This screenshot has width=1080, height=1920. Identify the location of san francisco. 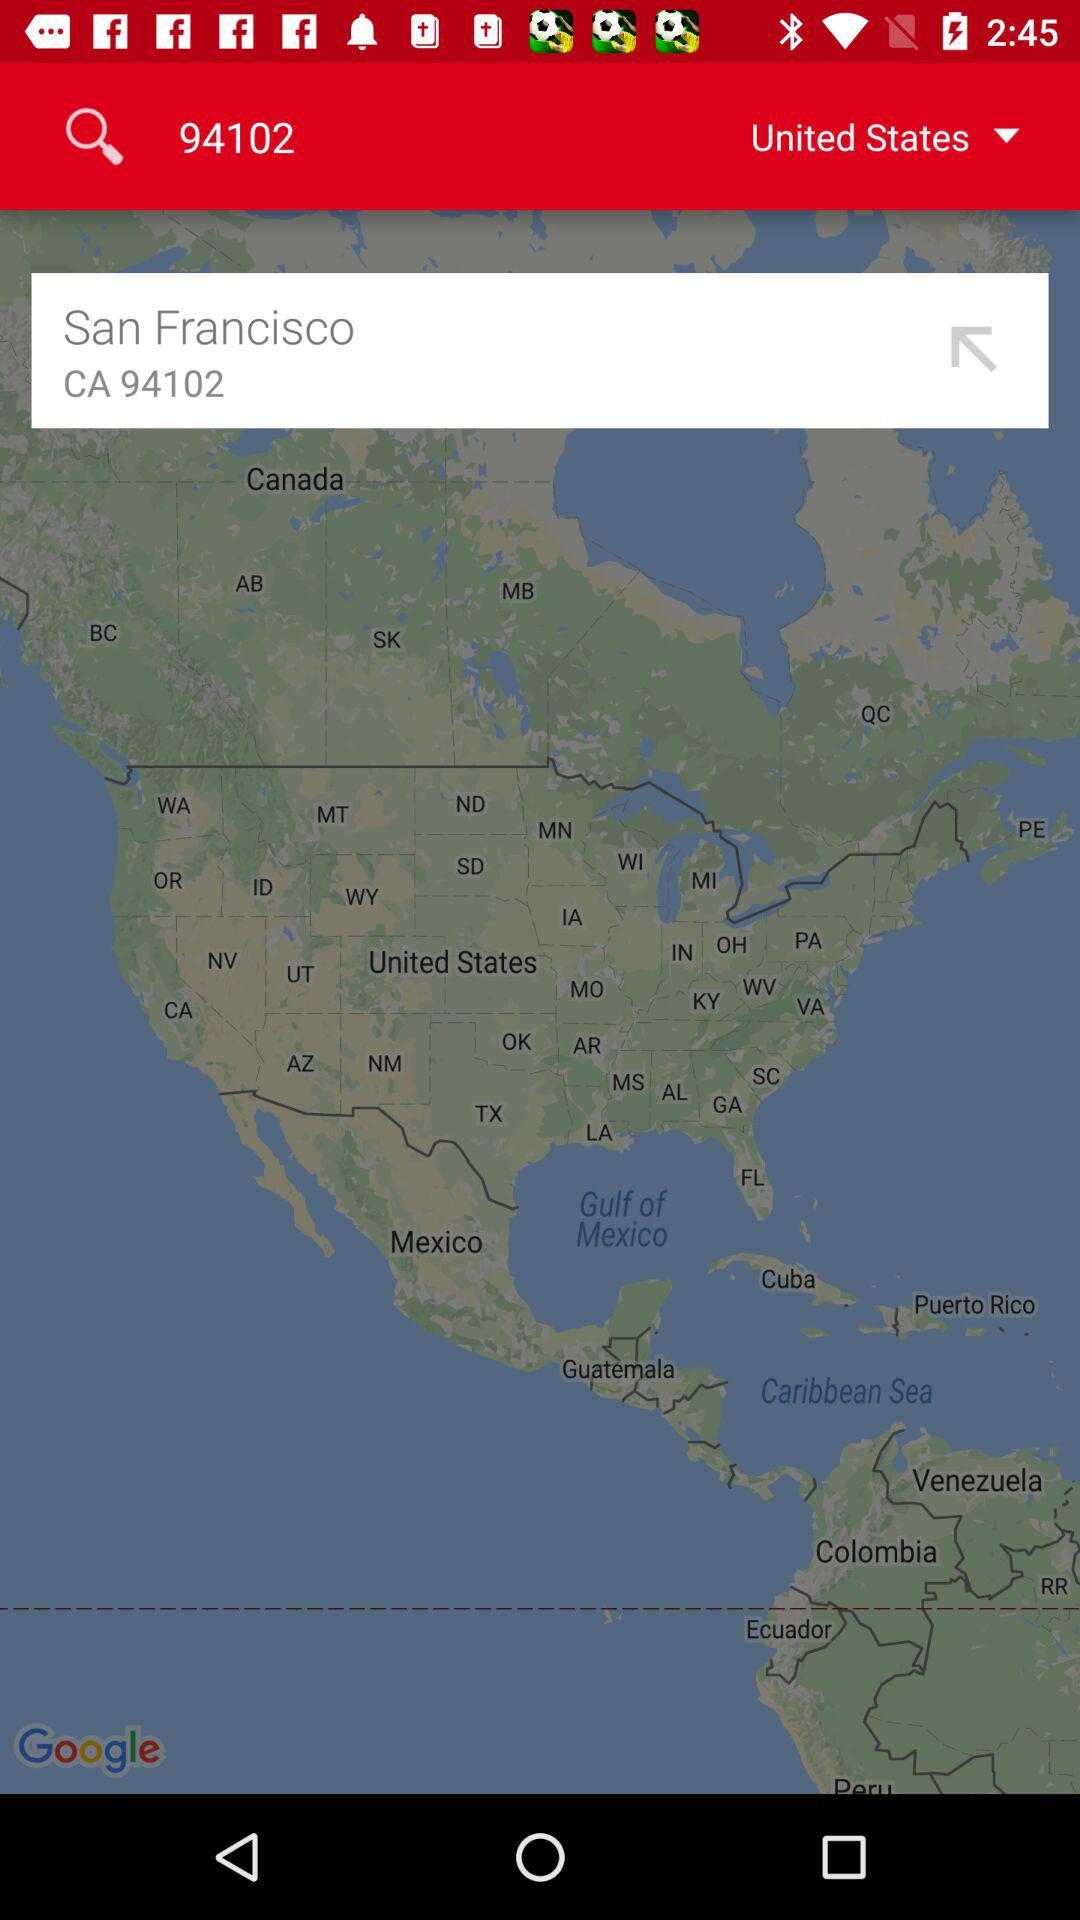
(496, 325).